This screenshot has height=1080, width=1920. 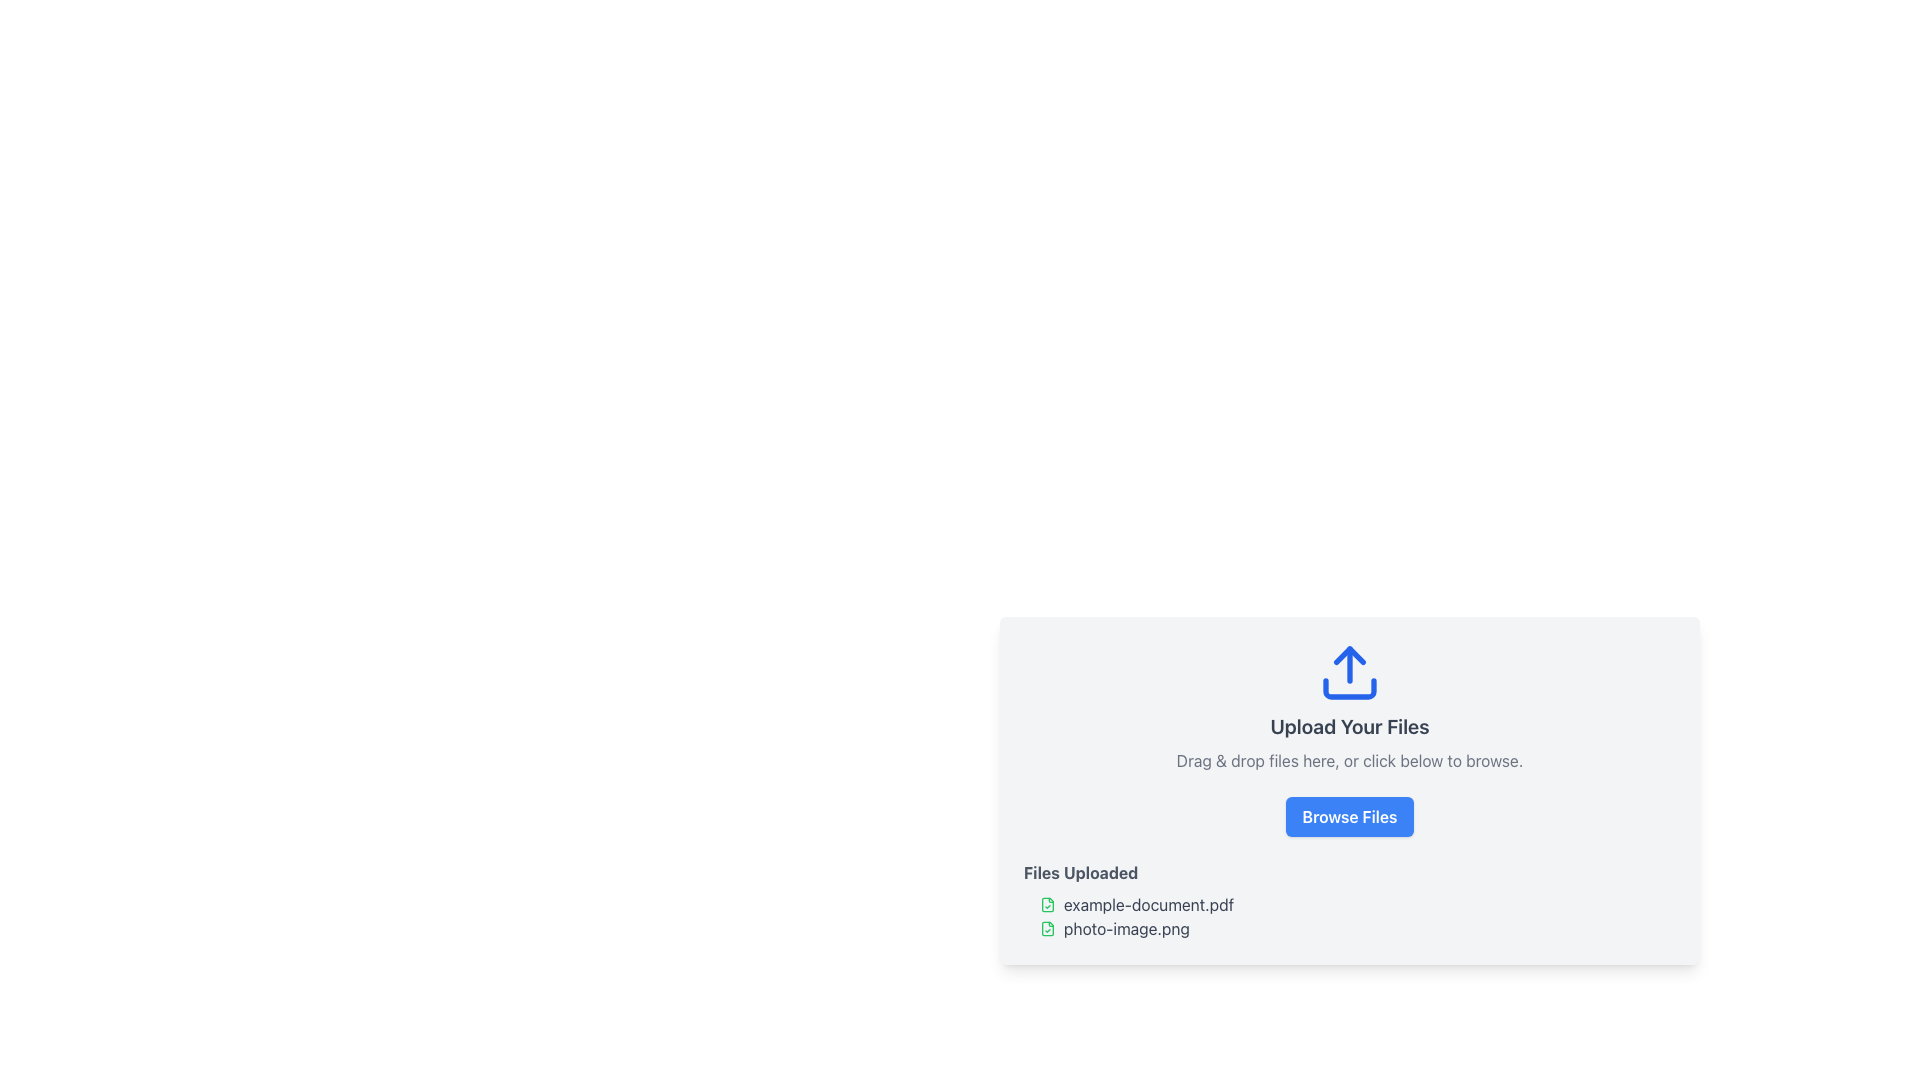 I want to click on the file selection button located below the prompt 'Drag & drop files here, or click below to browse.' and above the 'Files Uploaded' section, so click(x=1349, y=817).